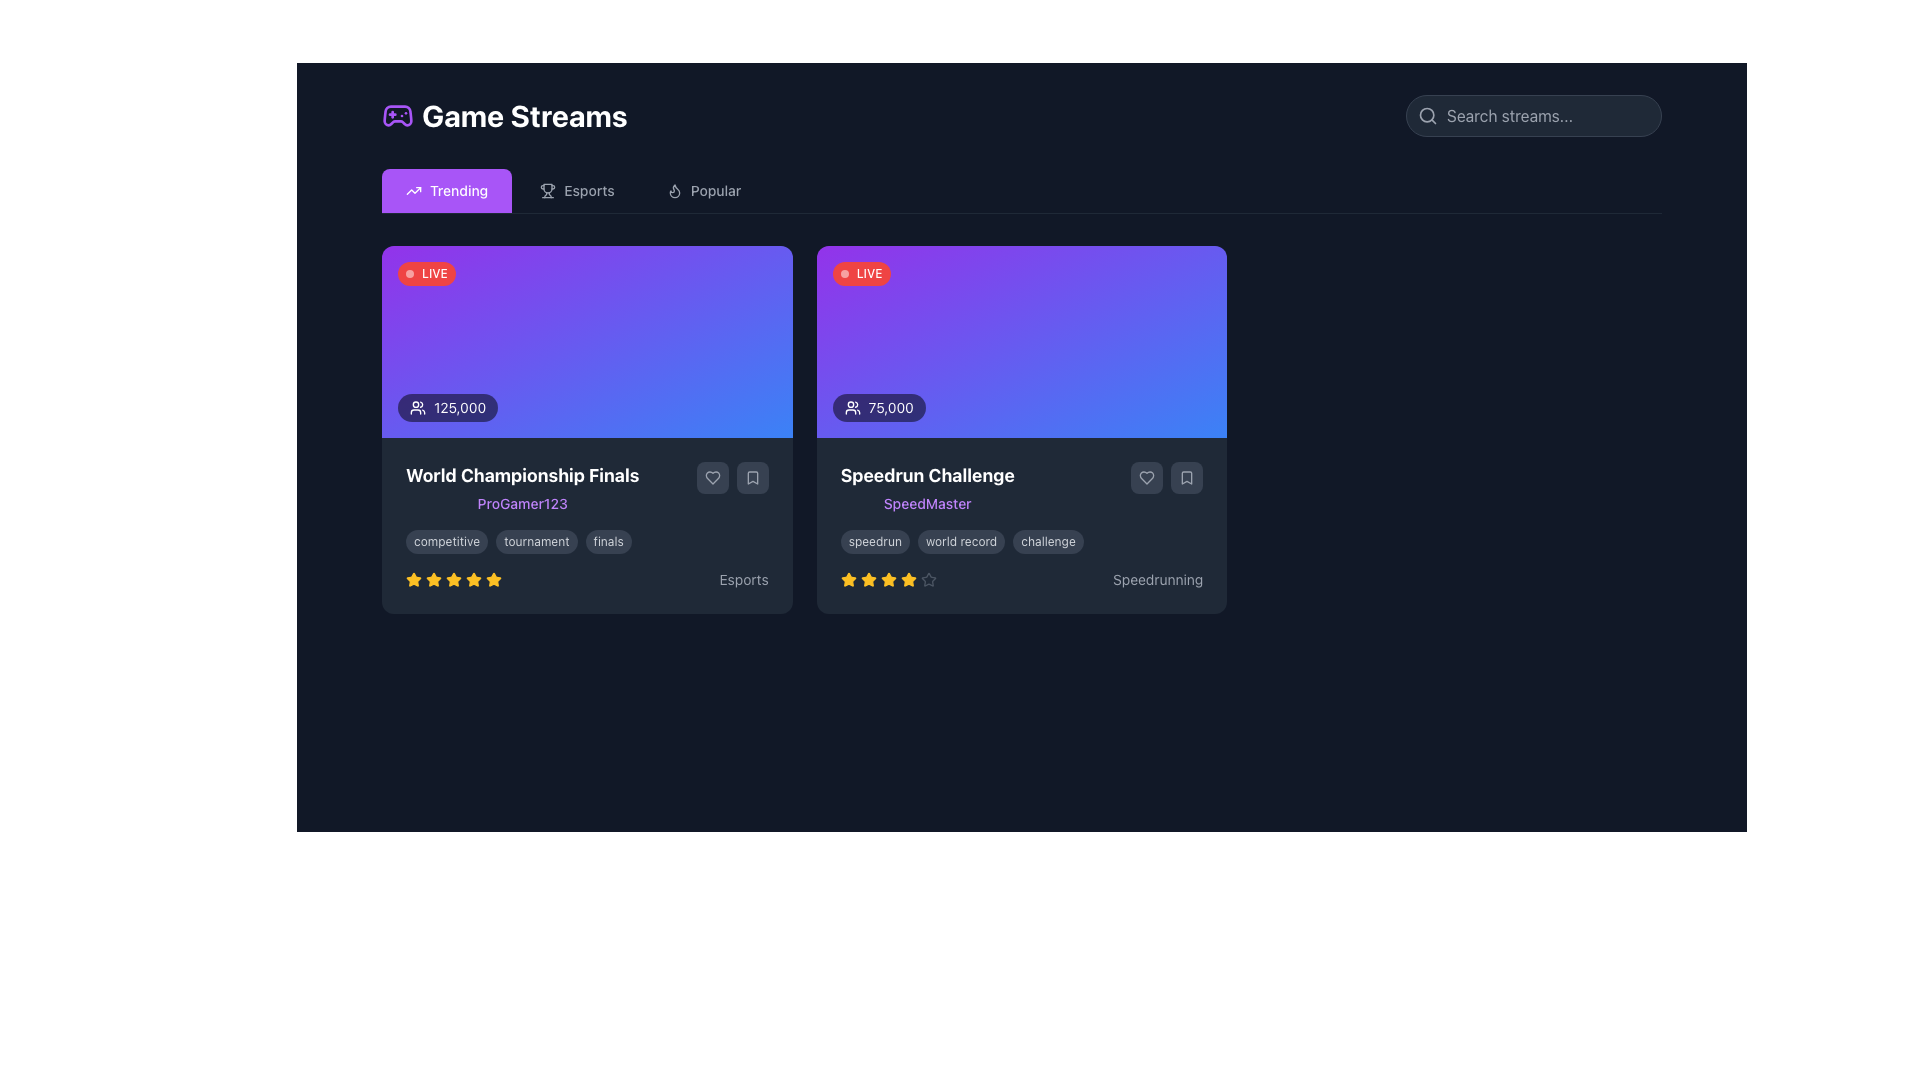  What do you see at coordinates (875, 542) in the screenshot?
I see `the small, rounded rectangular tag labeled 'speedrun' with a dark gray background and light gray text` at bounding box center [875, 542].